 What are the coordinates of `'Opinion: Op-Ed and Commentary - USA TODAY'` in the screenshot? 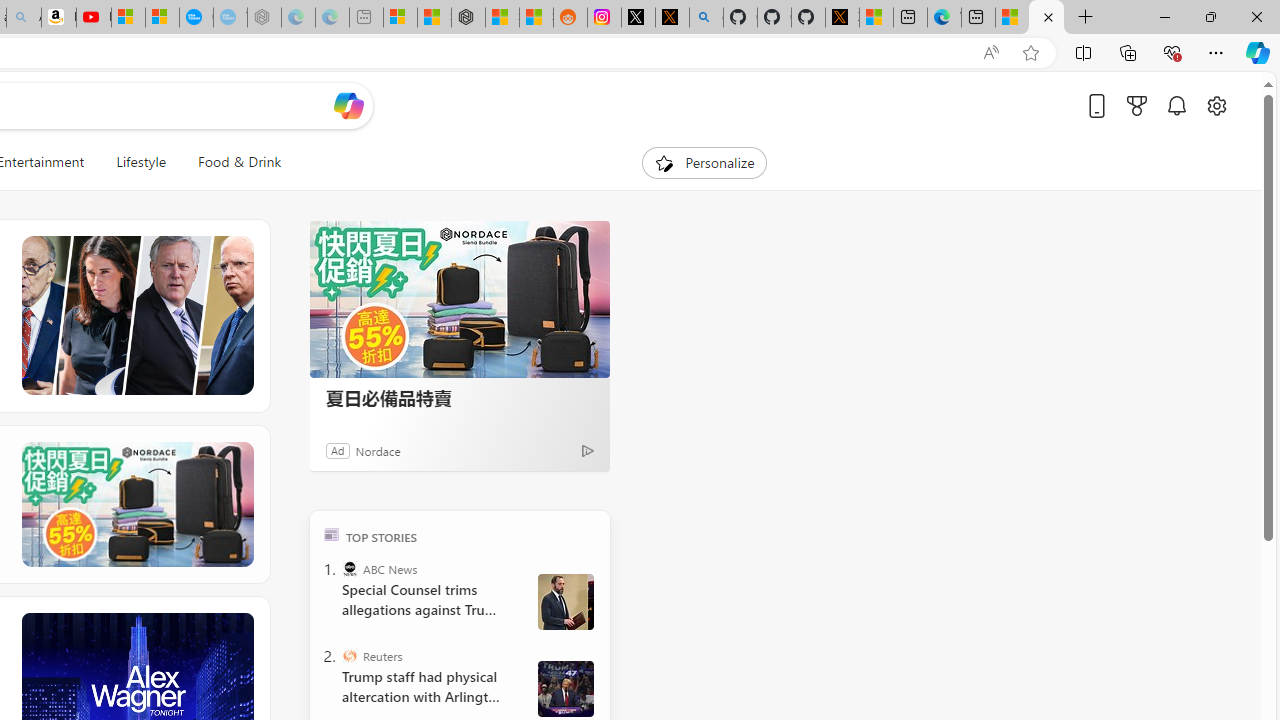 It's located at (196, 17).